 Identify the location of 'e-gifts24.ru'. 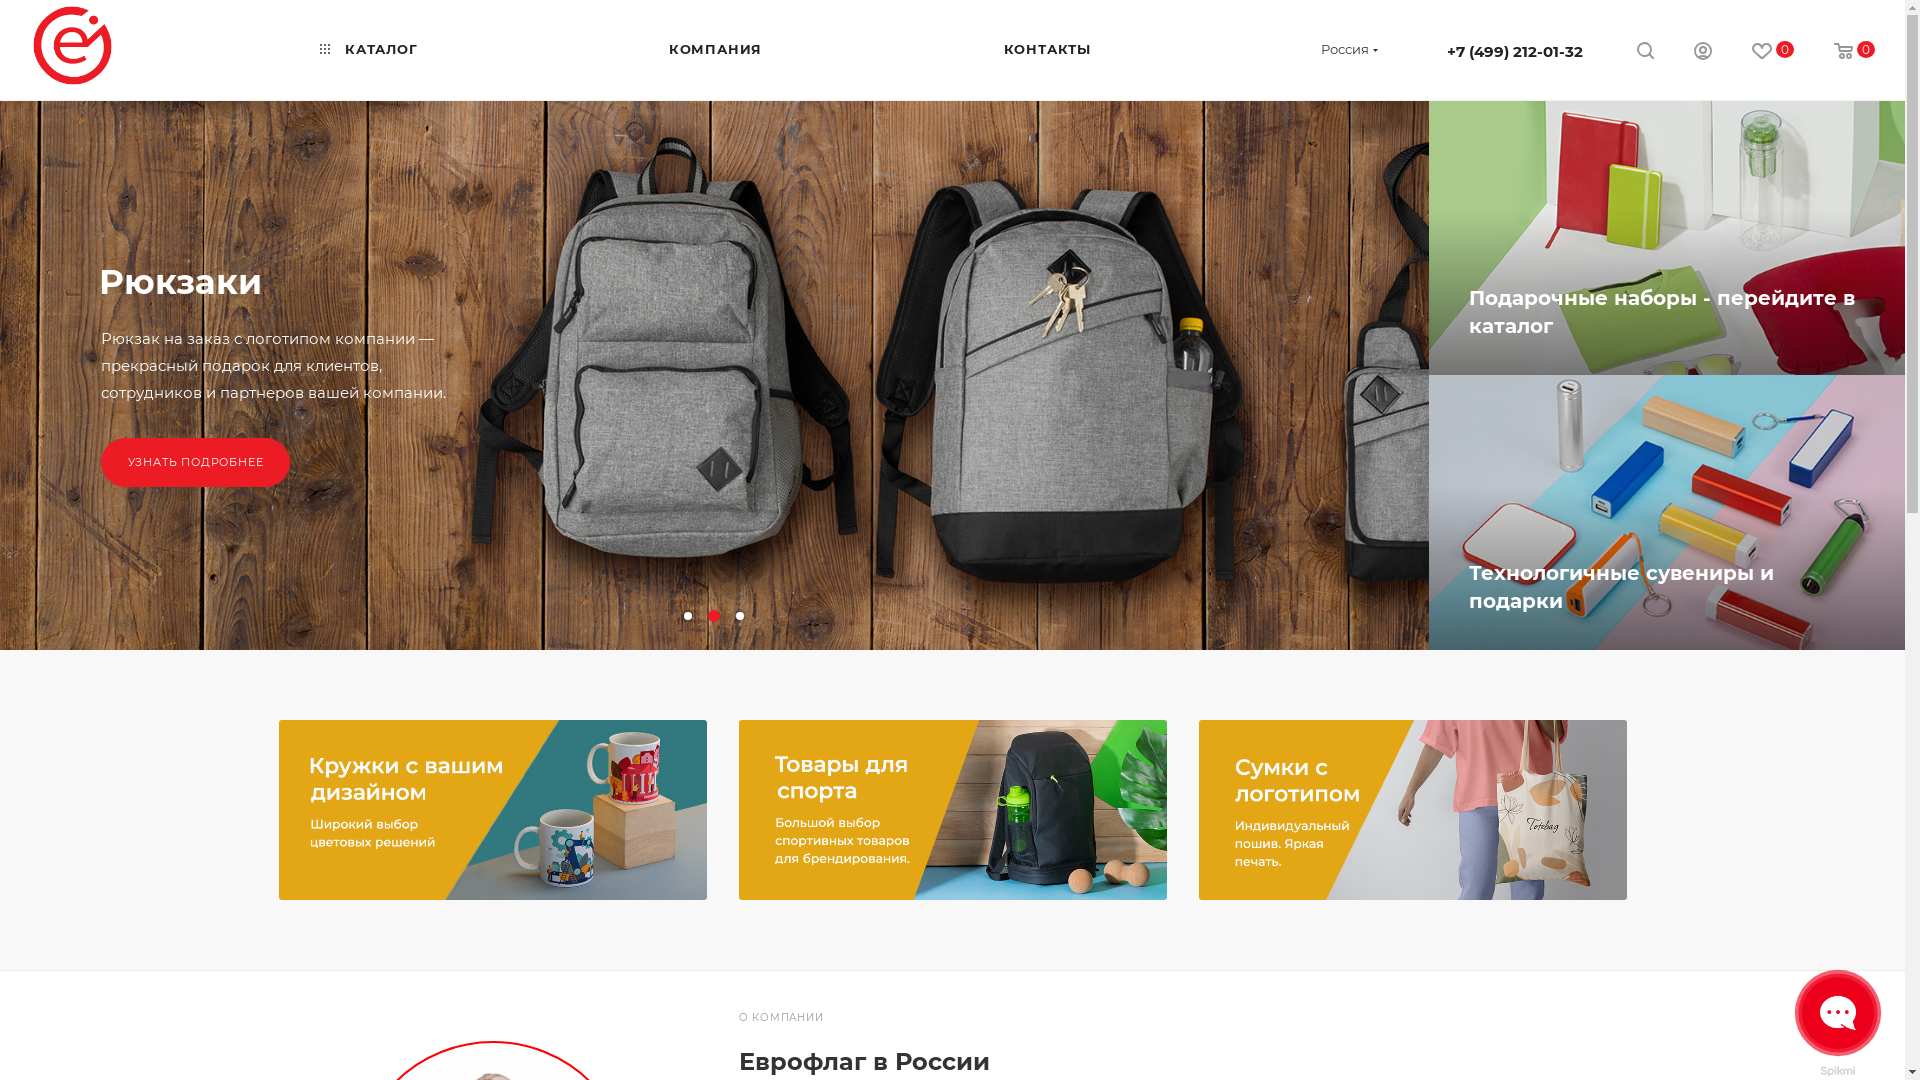
(72, 45).